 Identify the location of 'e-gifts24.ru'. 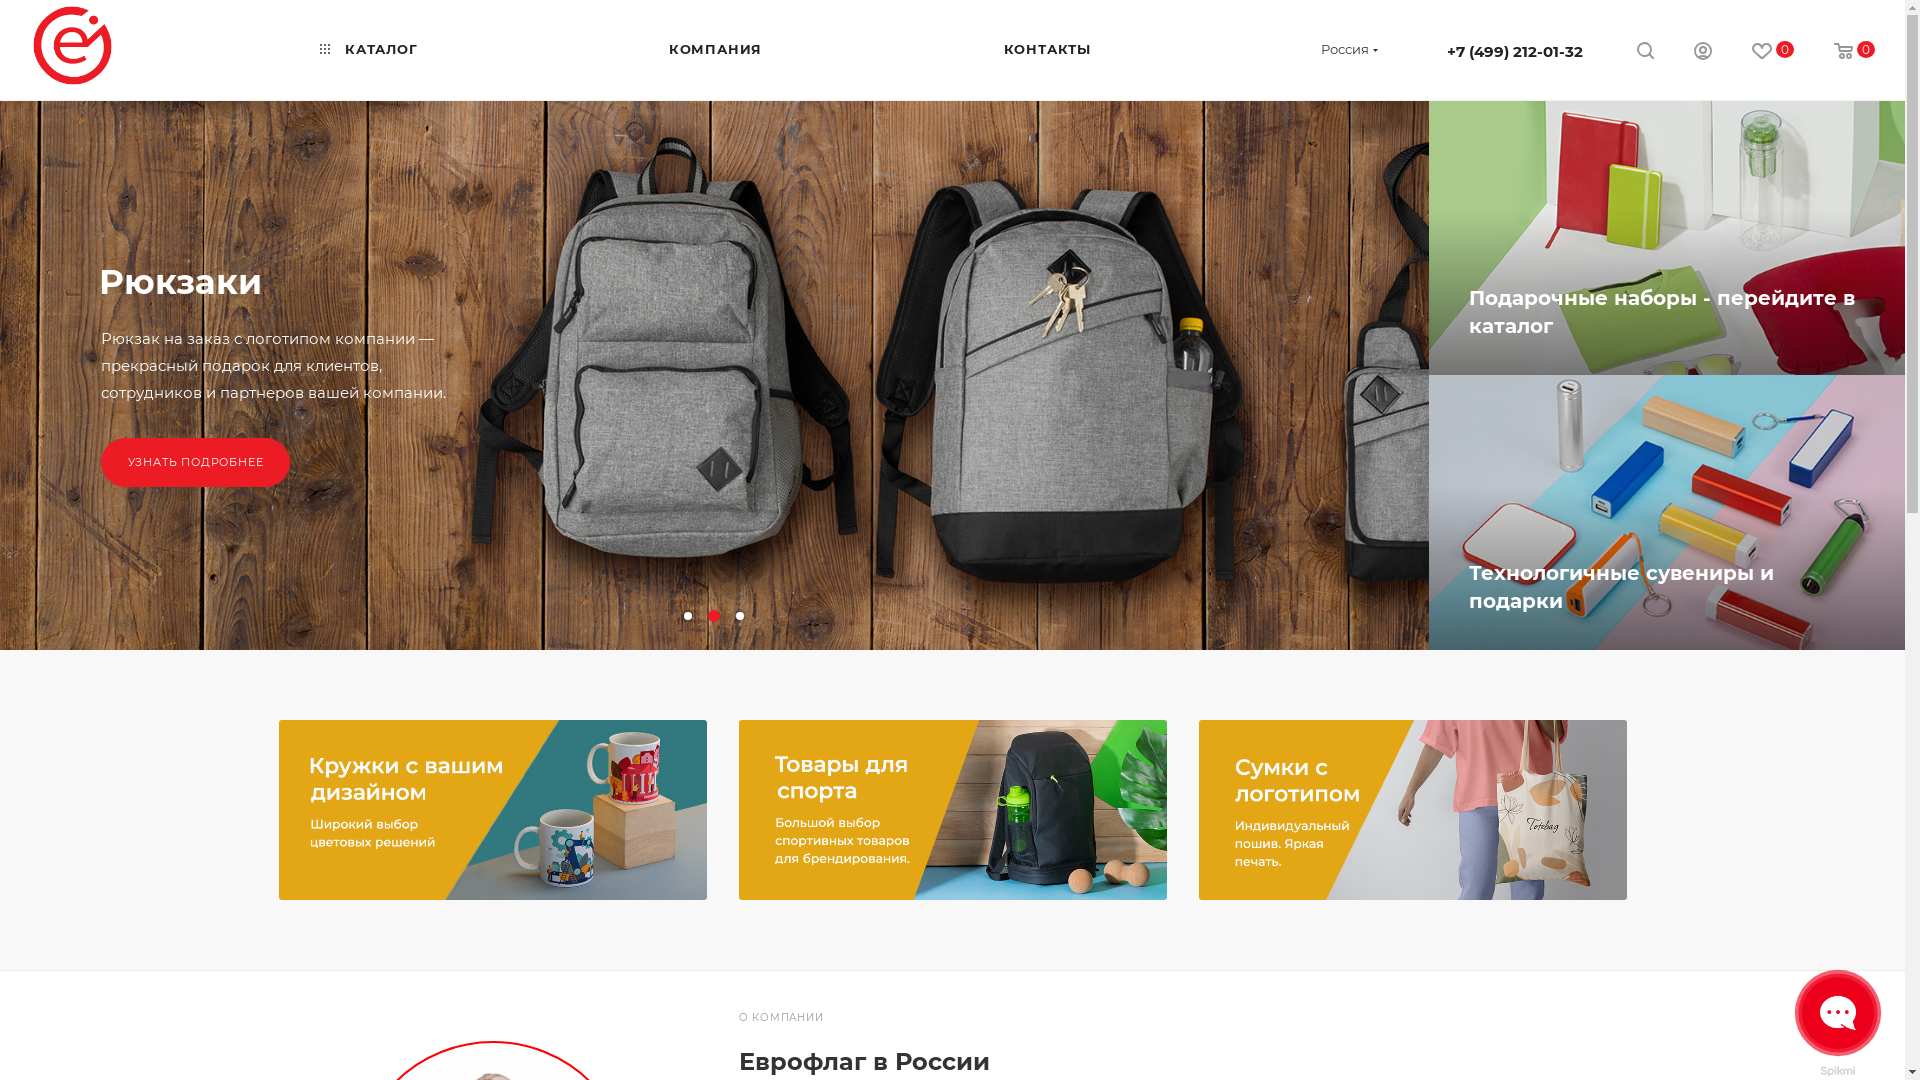
(72, 45).